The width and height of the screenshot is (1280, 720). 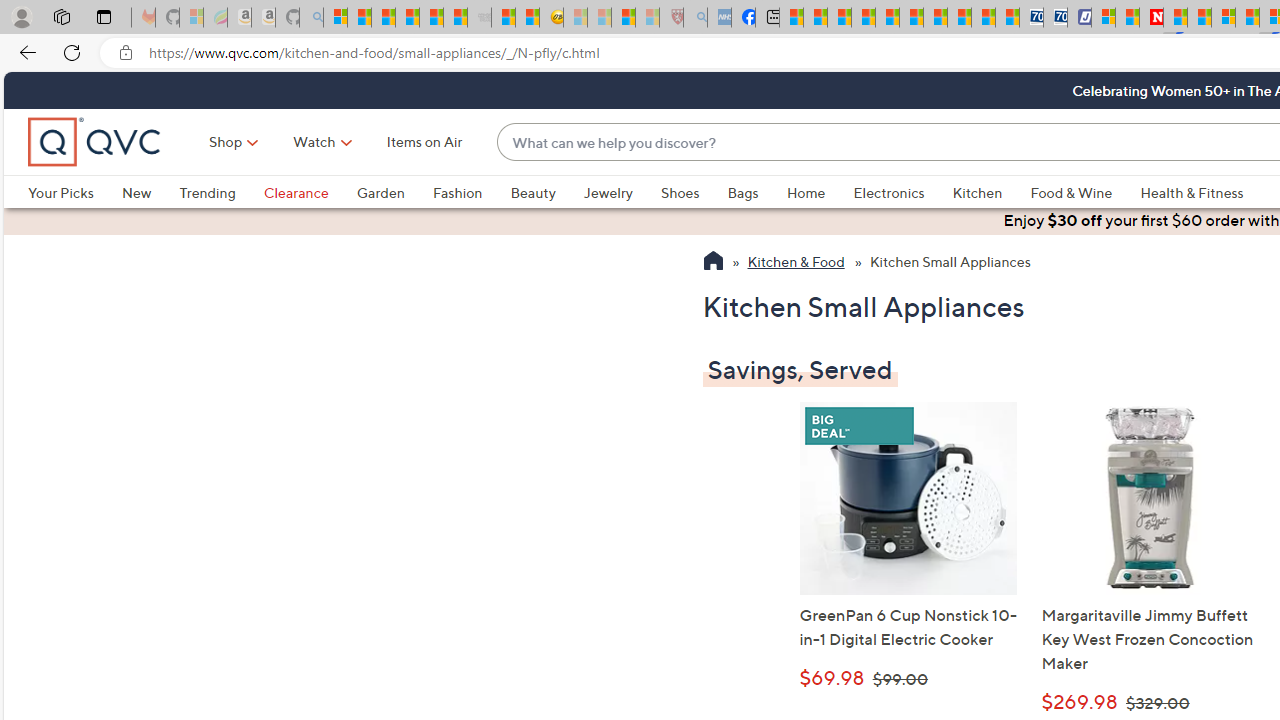 I want to click on 'Trending', so click(x=207, y=192).